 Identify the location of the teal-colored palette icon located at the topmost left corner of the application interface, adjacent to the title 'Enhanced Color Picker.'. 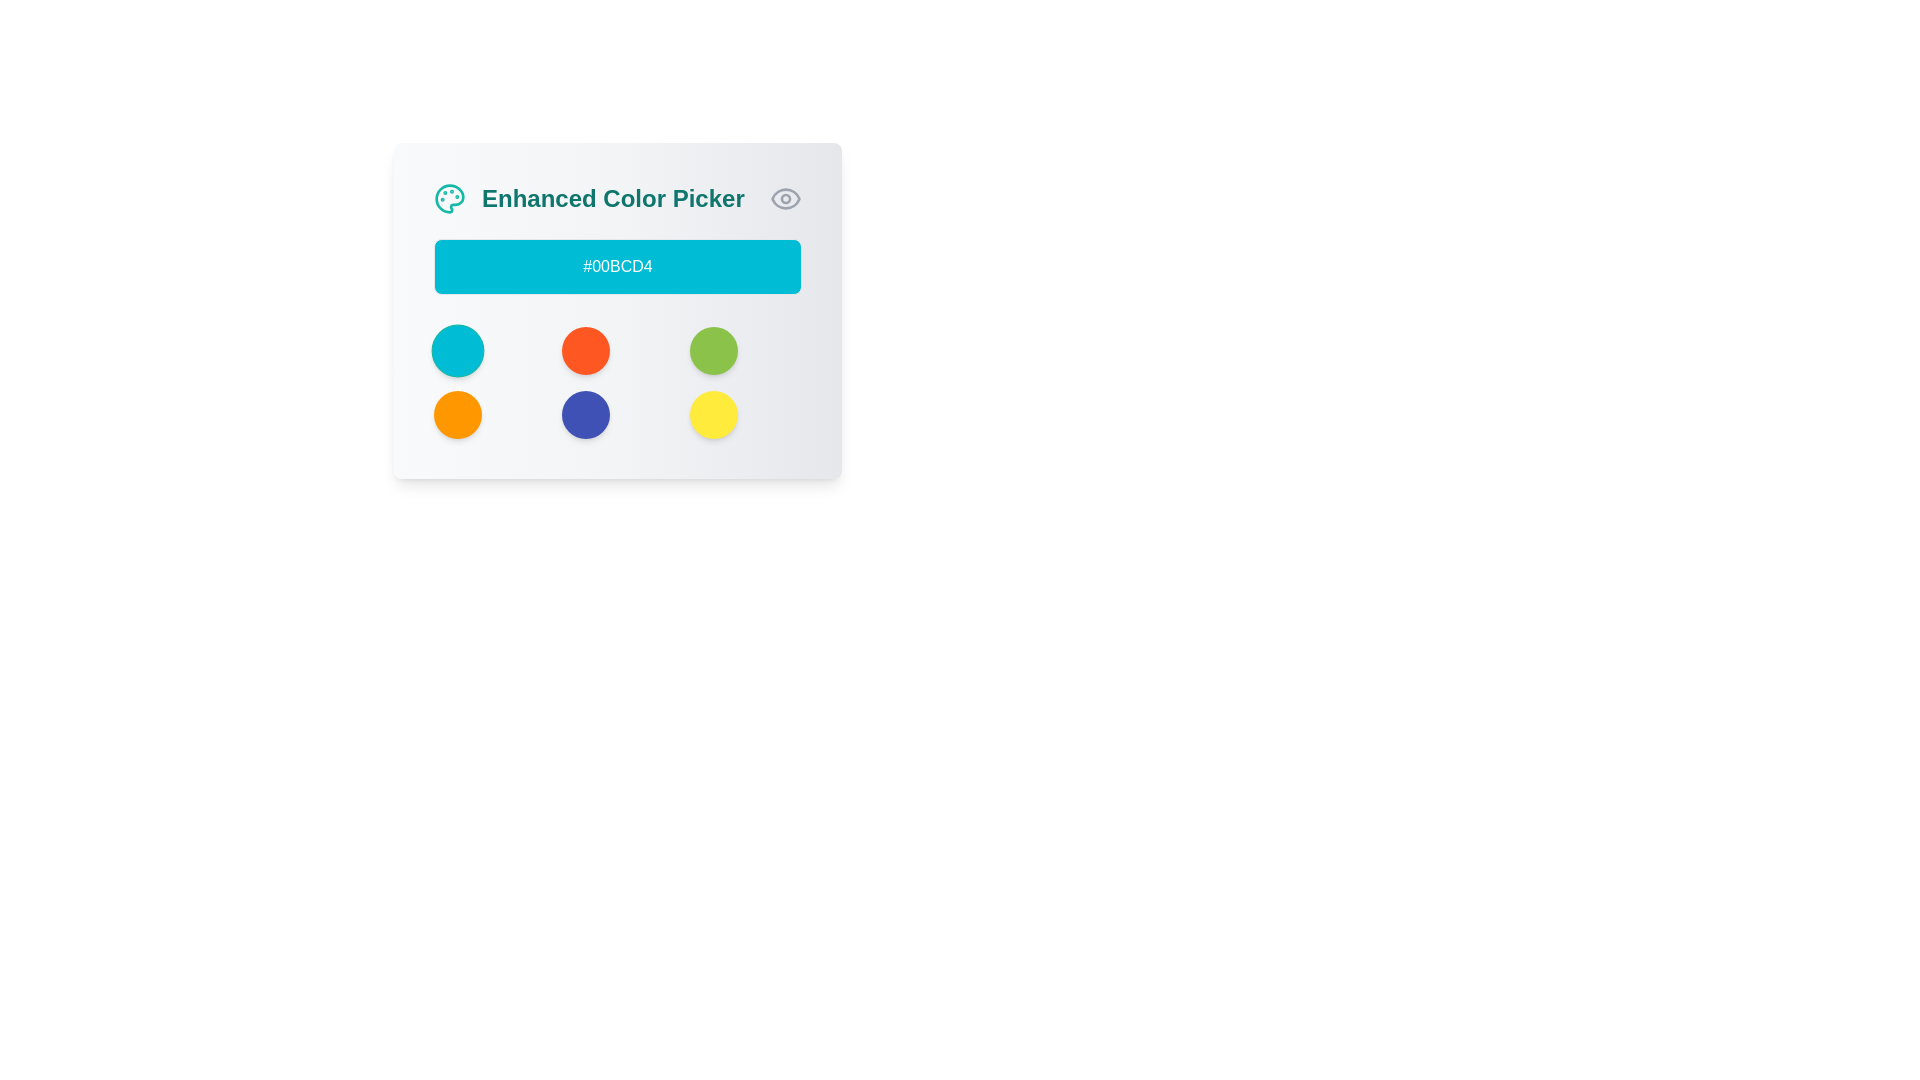
(449, 199).